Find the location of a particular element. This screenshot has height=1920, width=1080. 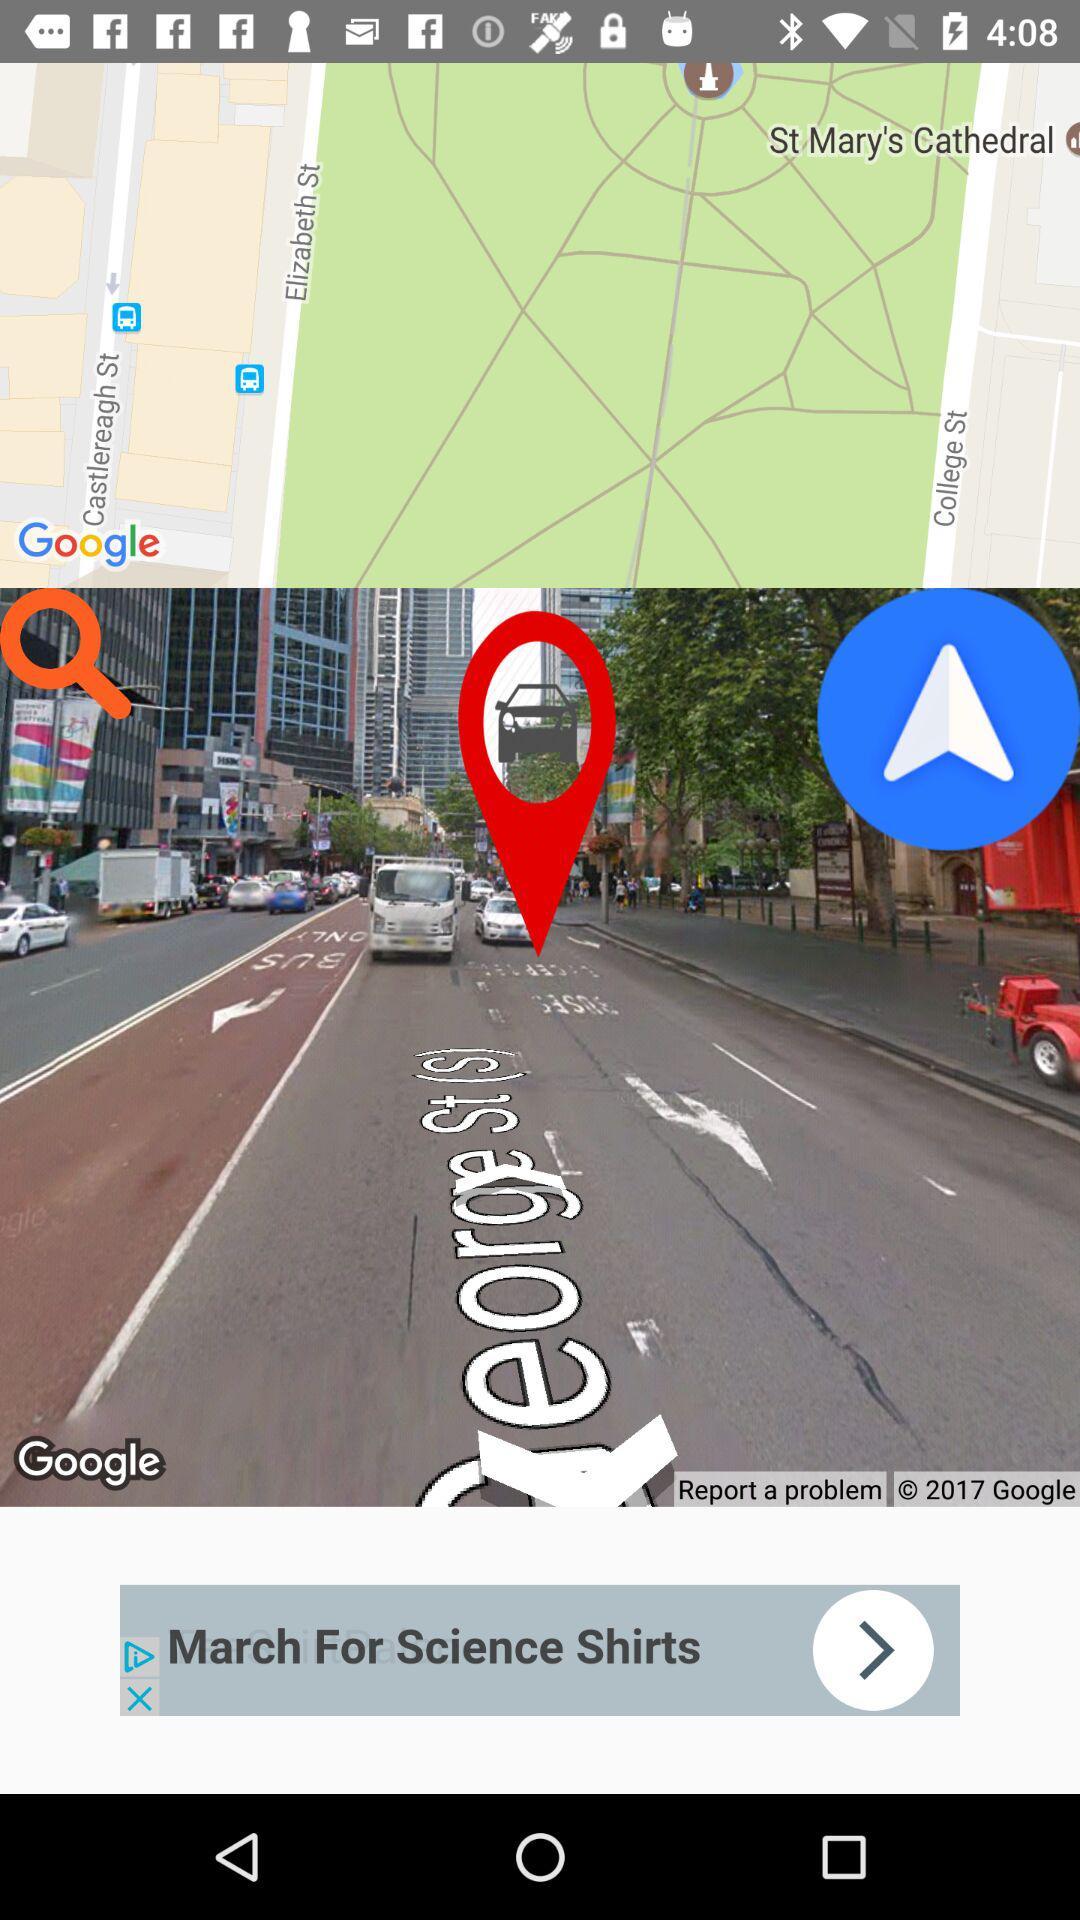

advertisement page is located at coordinates (540, 1650).